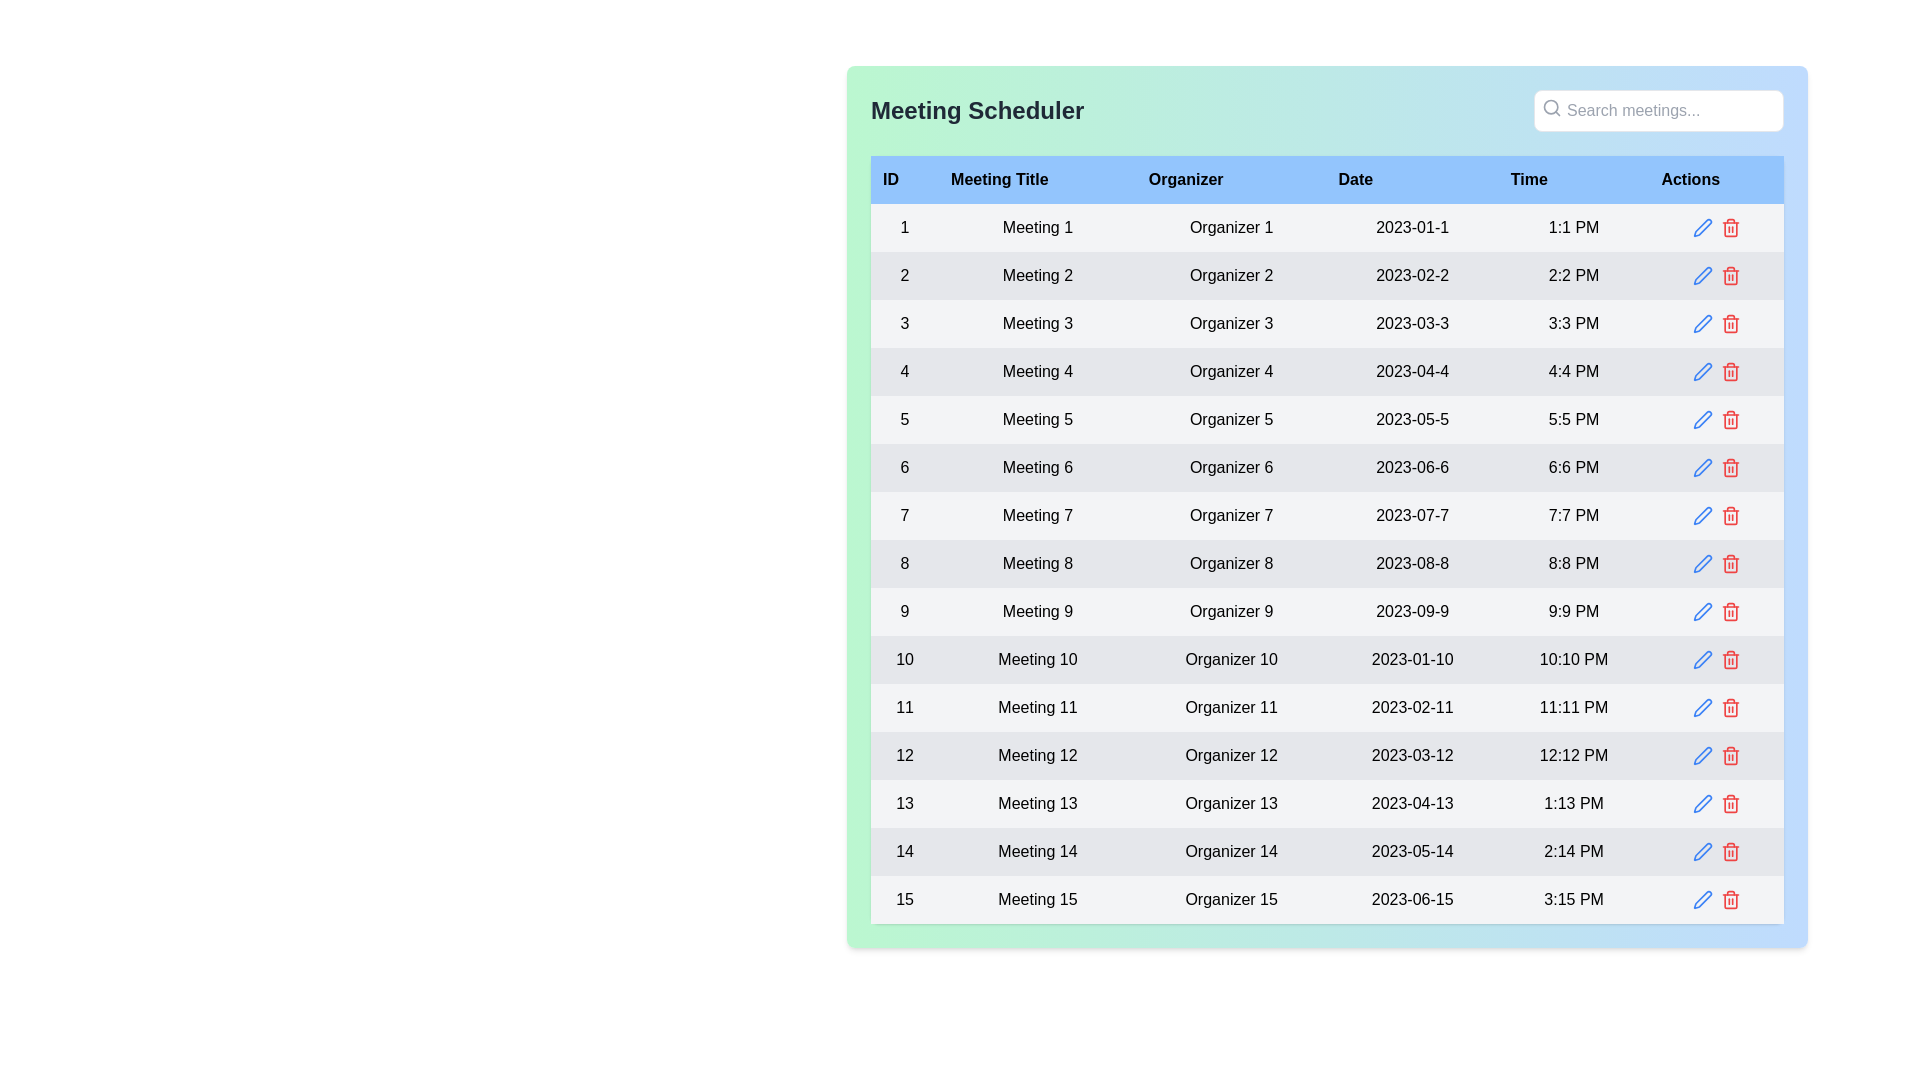 This screenshot has width=1920, height=1080. I want to click on the row containing the identifier or index number of the 10th entry in the tabular data interface by clicking on the leftmost text label, so click(904, 659).